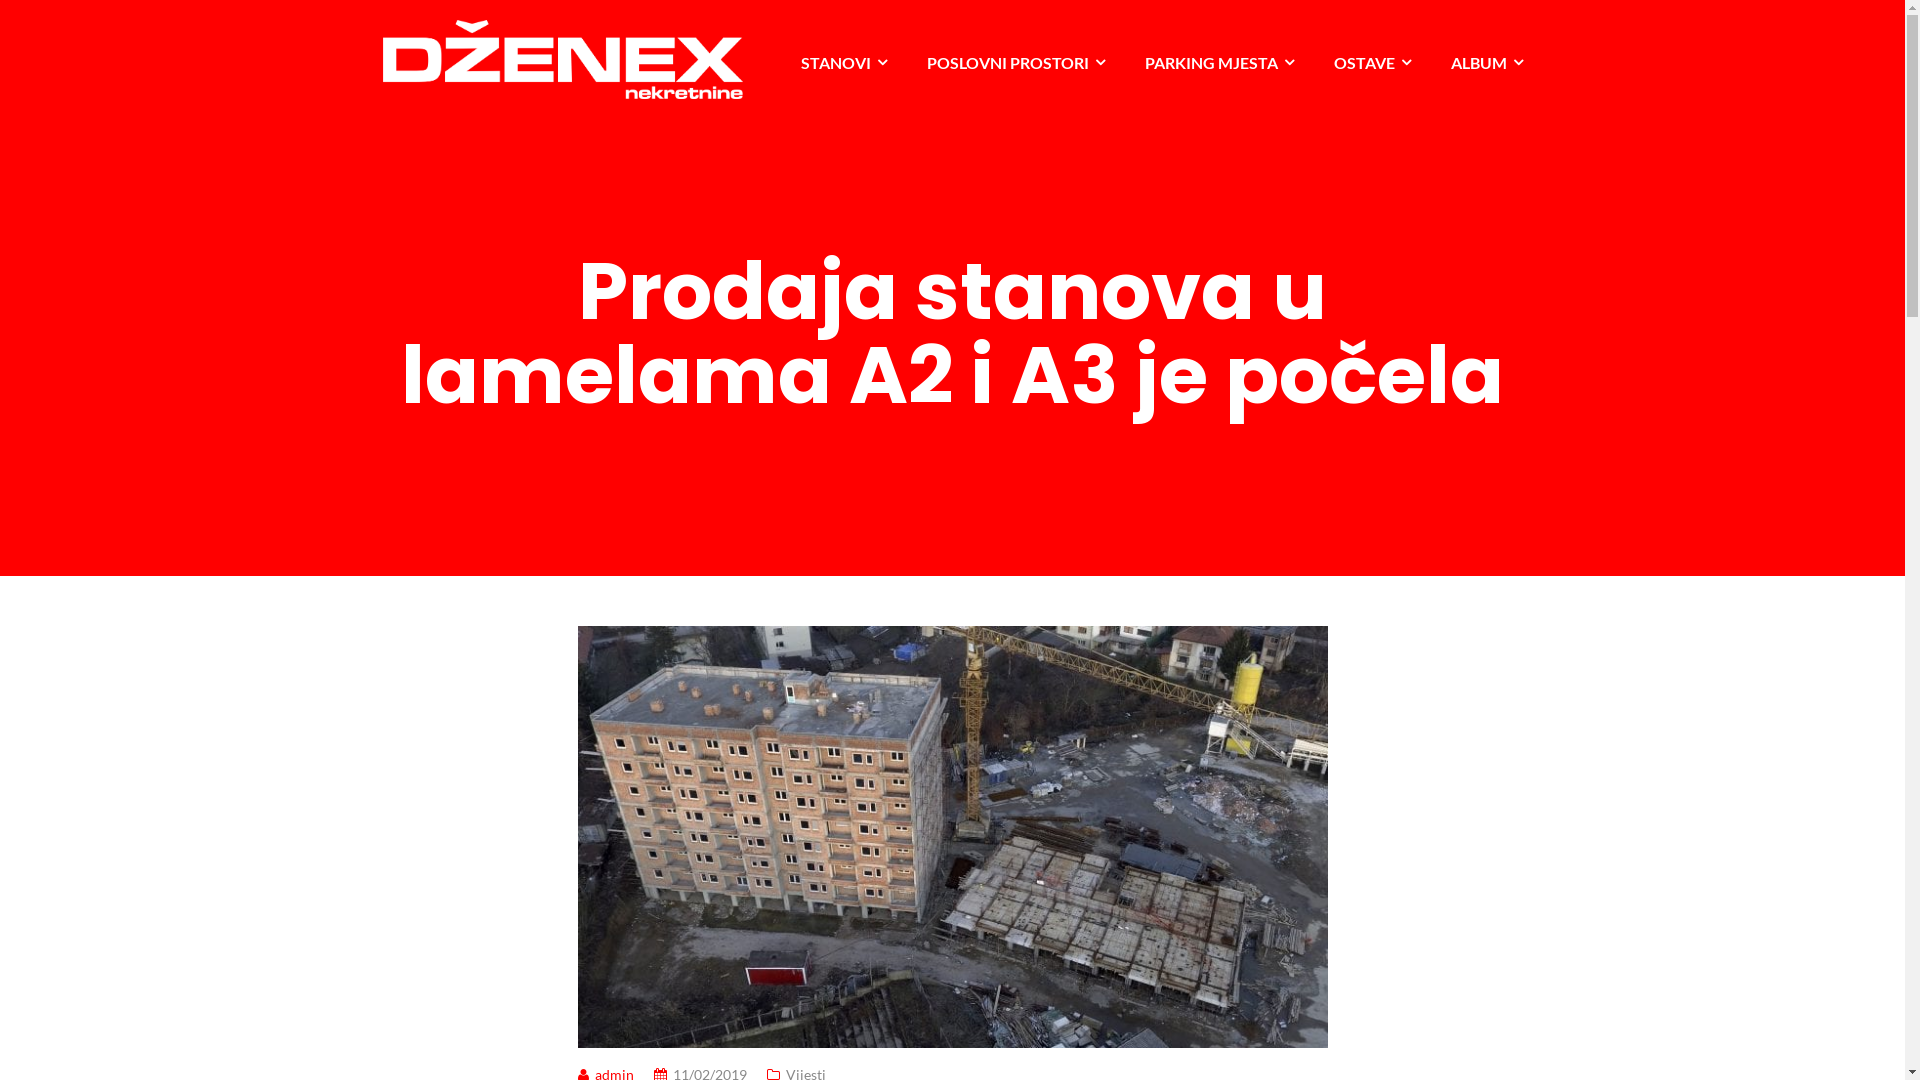 This screenshot has width=1920, height=1080. Describe the element at coordinates (1371, 61) in the screenshot. I see `'OSTAVE'` at that location.